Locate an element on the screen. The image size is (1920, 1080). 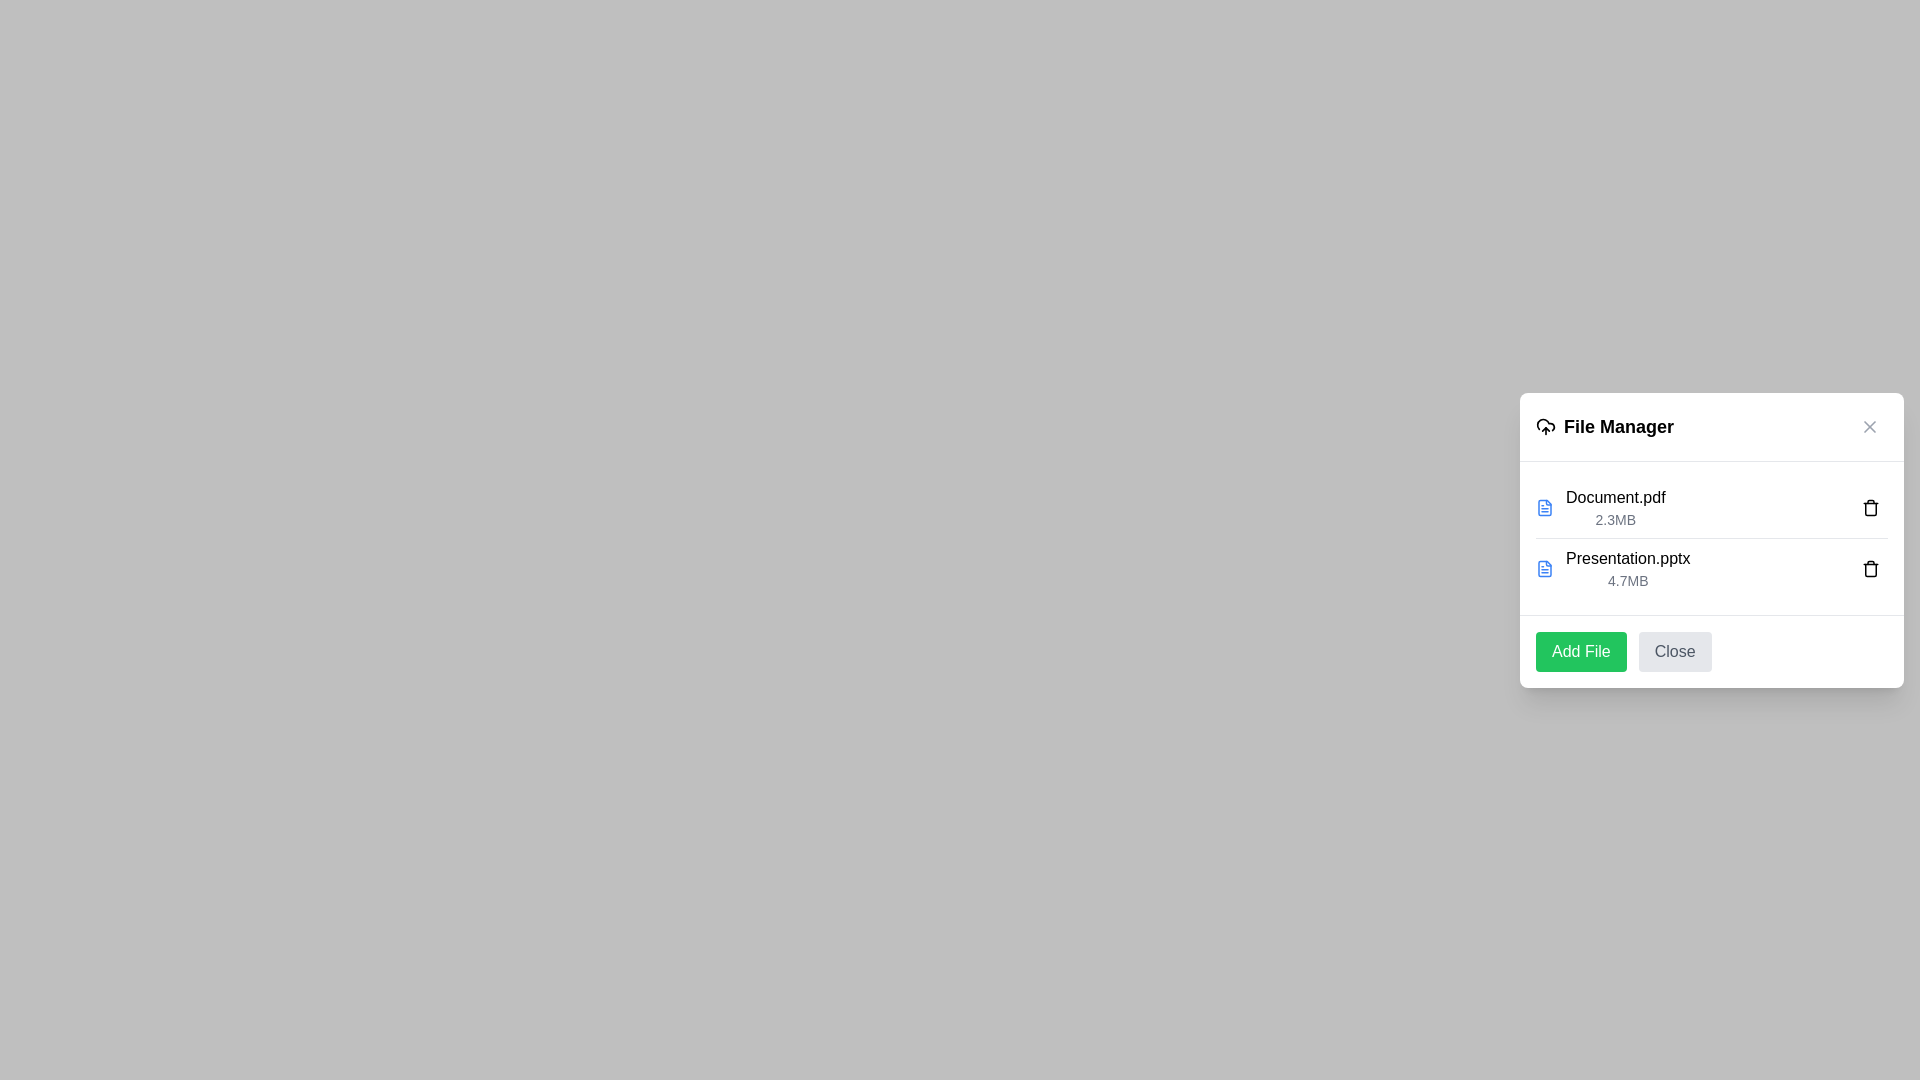
the trash can icon button located at the right end of the file entry row for 'Document.pdf' is located at coordinates (1870, 505).